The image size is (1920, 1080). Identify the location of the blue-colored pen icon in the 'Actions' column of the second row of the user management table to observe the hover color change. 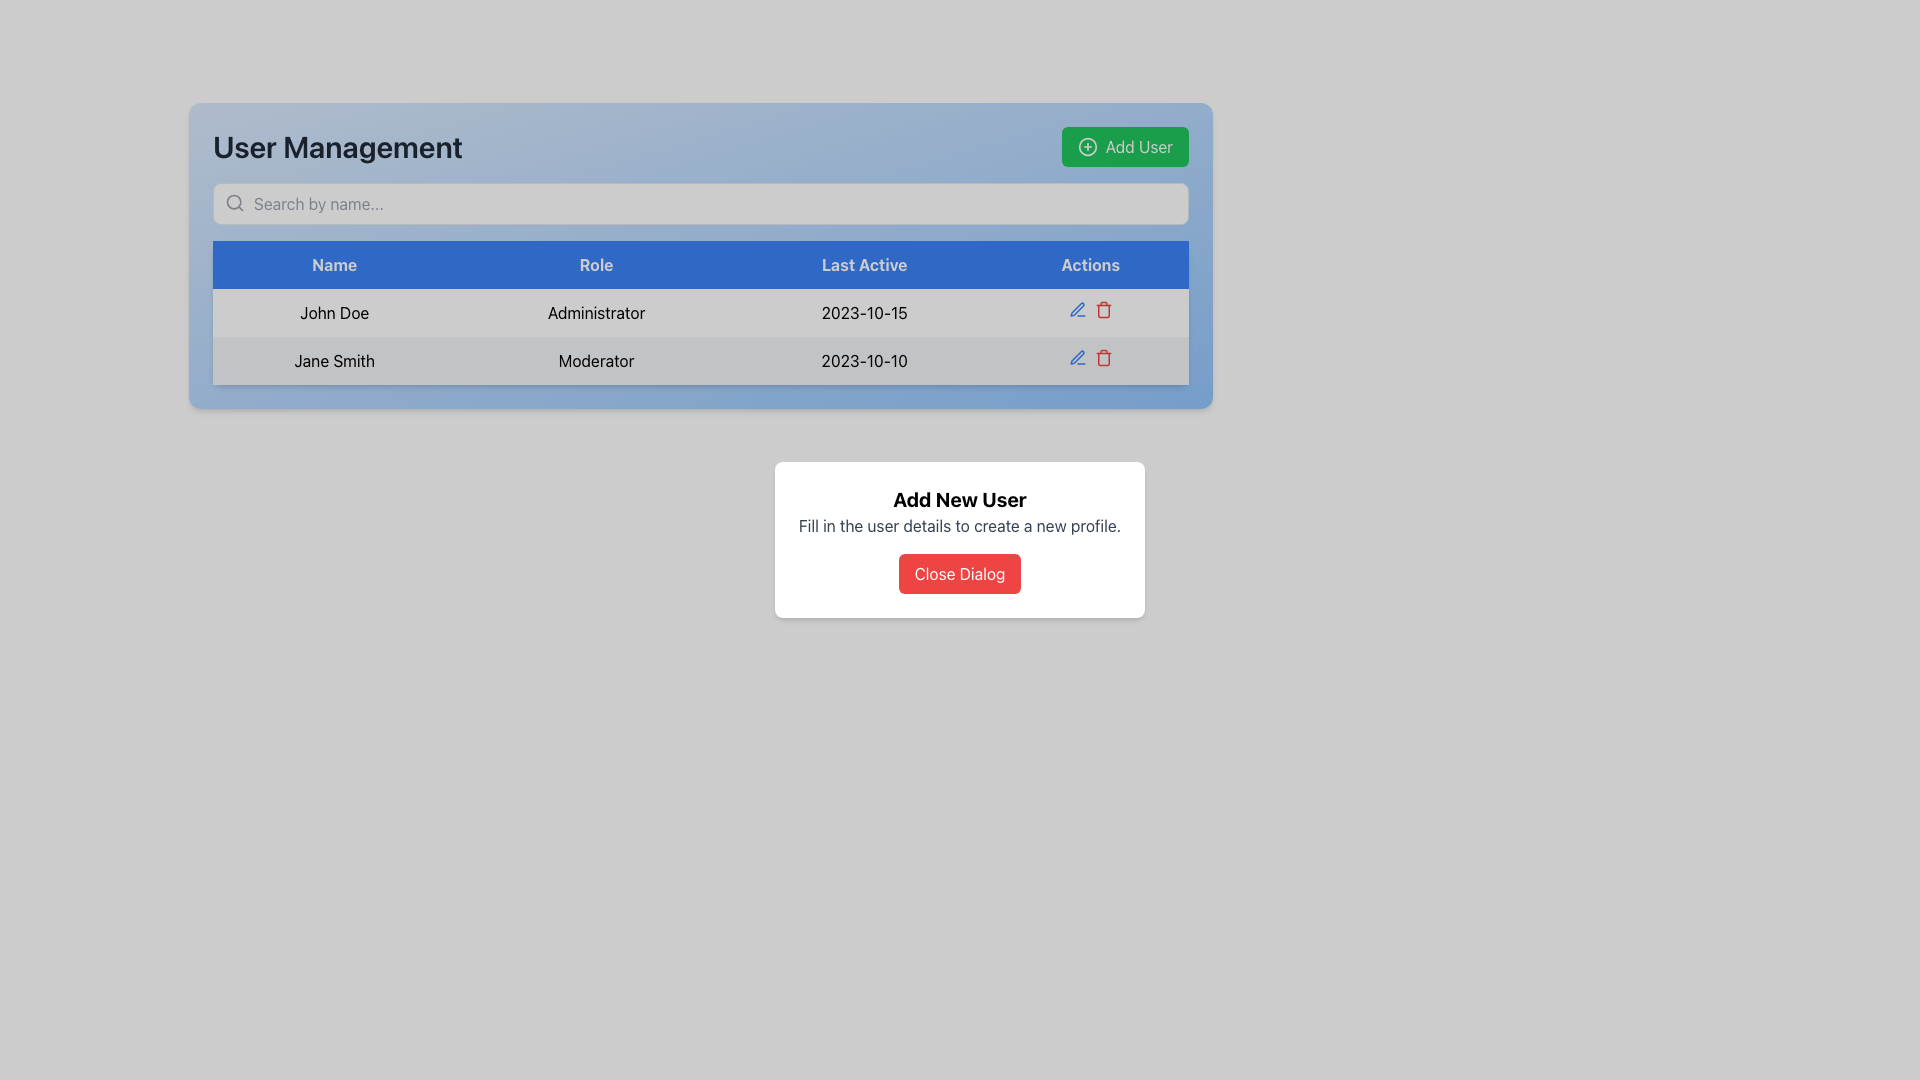
(1076, 309).